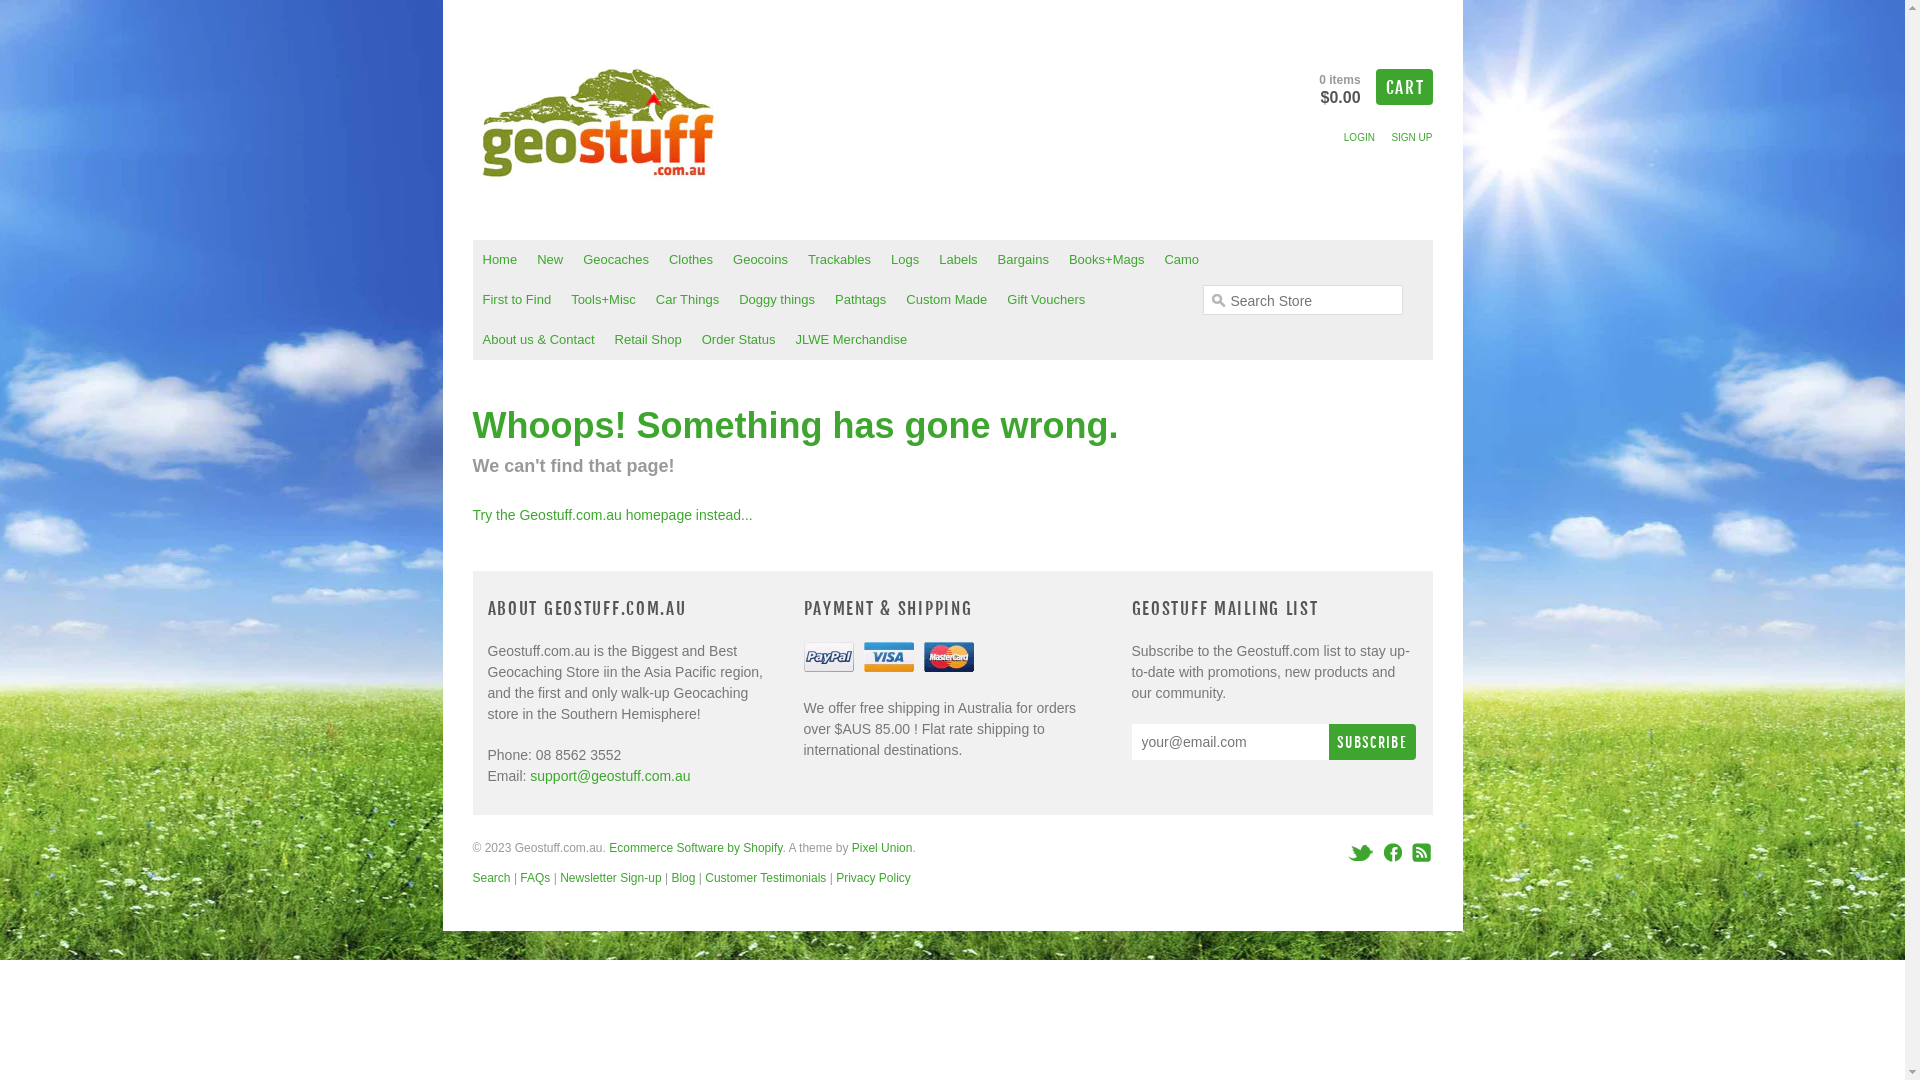 The image size is (1920, 1080). I want to click on 'SIGN UP', so click(1390, 136).